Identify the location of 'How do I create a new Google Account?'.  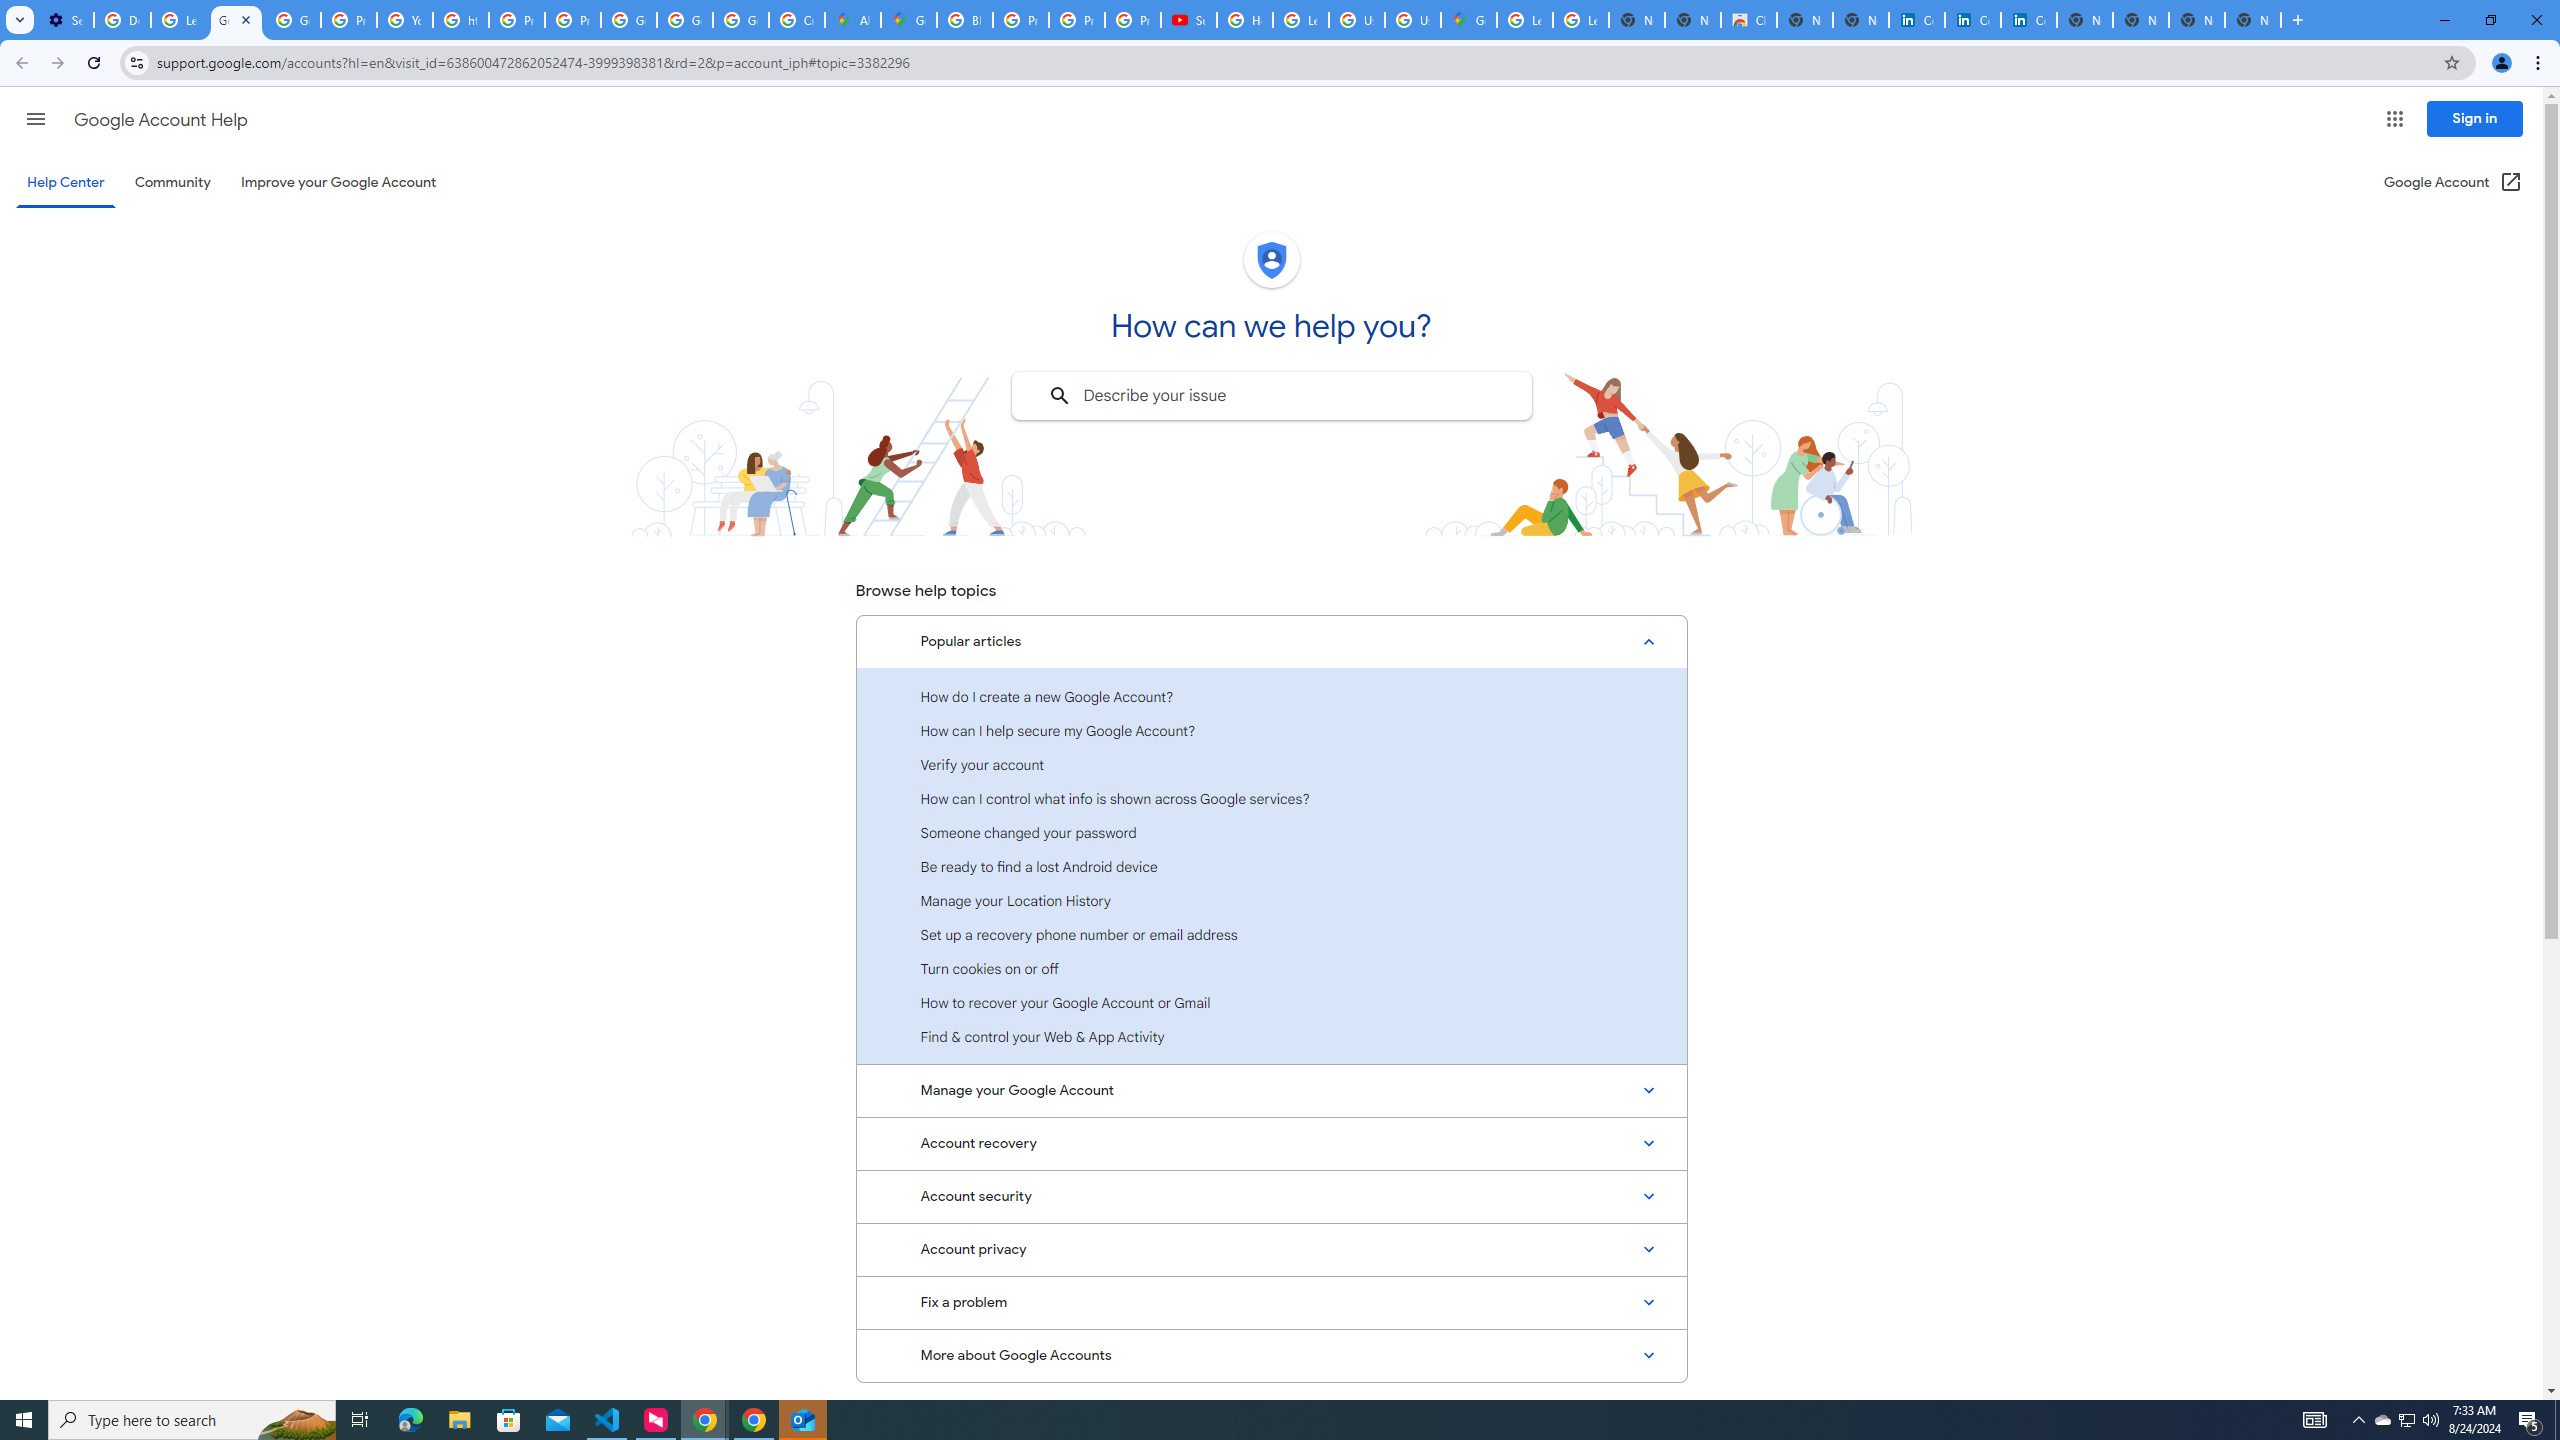
(1271, 696).